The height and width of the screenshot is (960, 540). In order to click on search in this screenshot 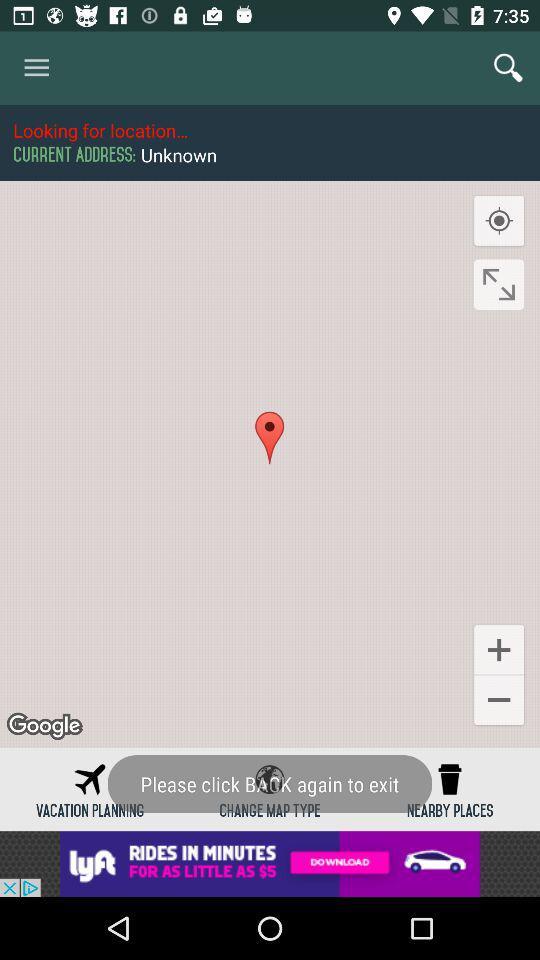, I will do `click(508, 68)`.